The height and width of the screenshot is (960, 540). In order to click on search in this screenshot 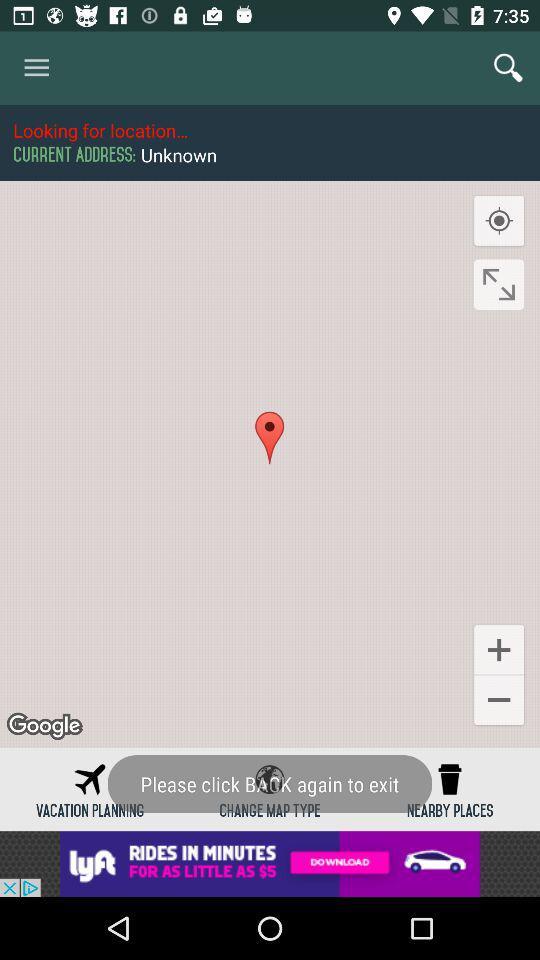, I will do `click(508, 68)`.